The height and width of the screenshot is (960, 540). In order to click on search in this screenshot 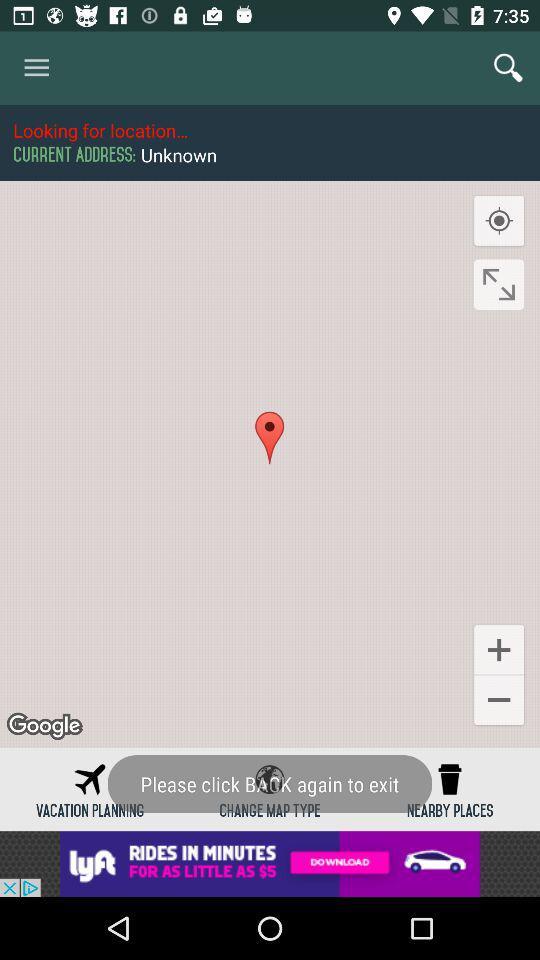, I will do `click(508, 68)`.